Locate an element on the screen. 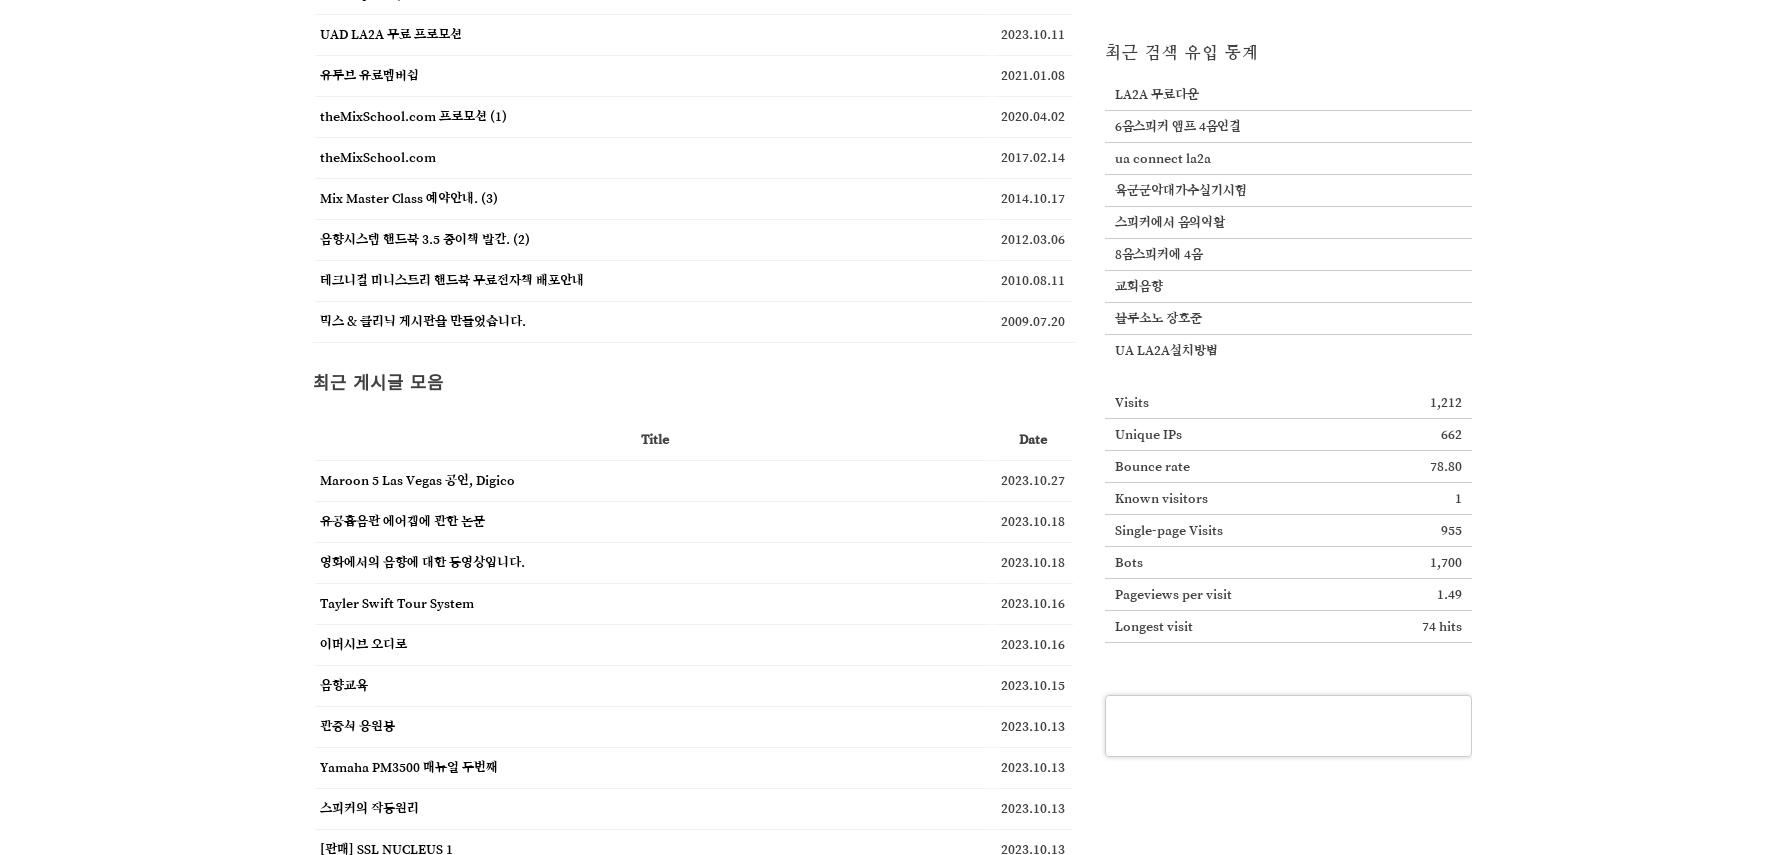  '1.49' is located at coordinates (1448, 593).